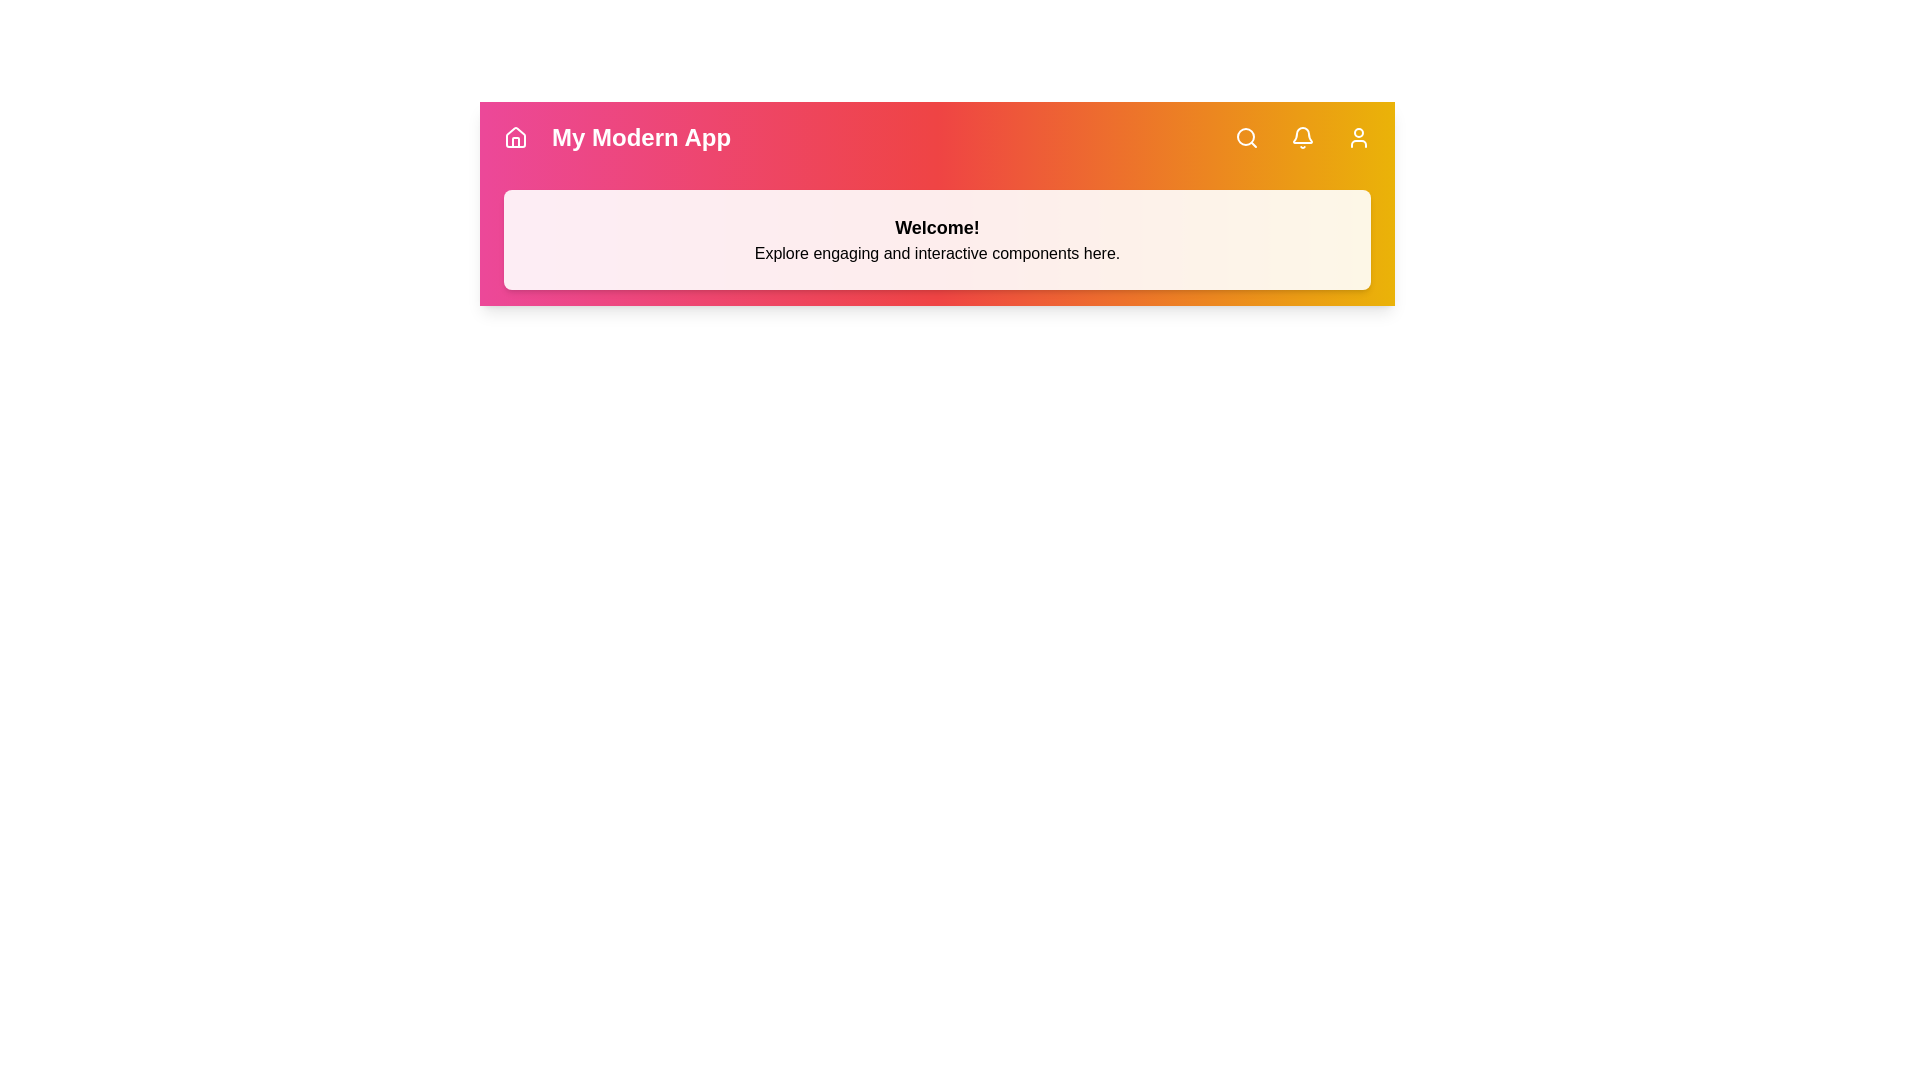  Describe the element at coordinates (1302, 137) in the screenshot. I see `the Notifications button` at that location.